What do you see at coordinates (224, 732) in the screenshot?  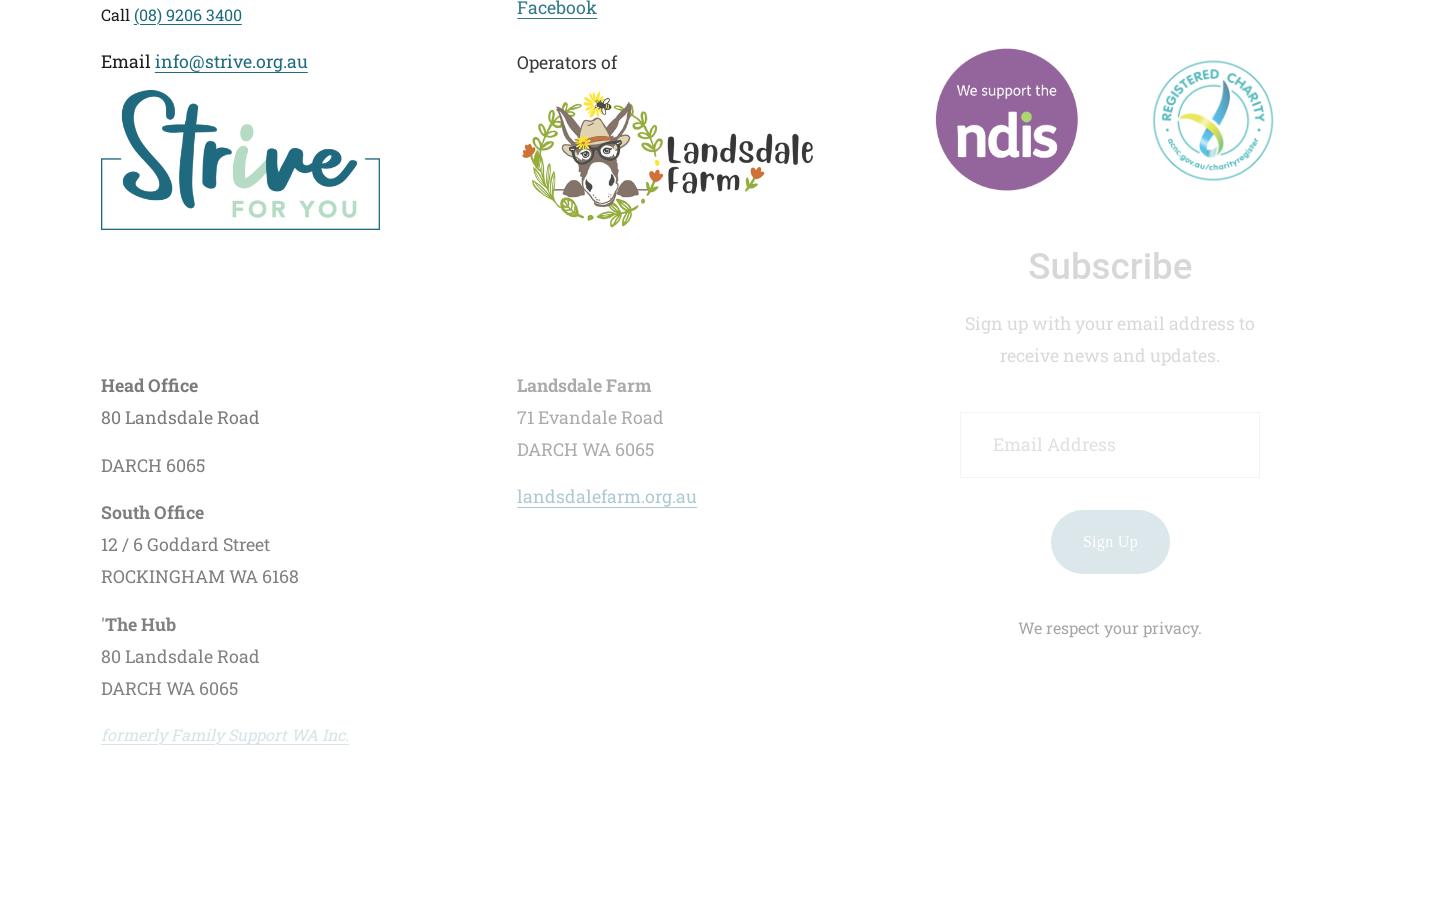 I see `'formerly Family Support WA Inc.'` at bounding box center [224, 732].